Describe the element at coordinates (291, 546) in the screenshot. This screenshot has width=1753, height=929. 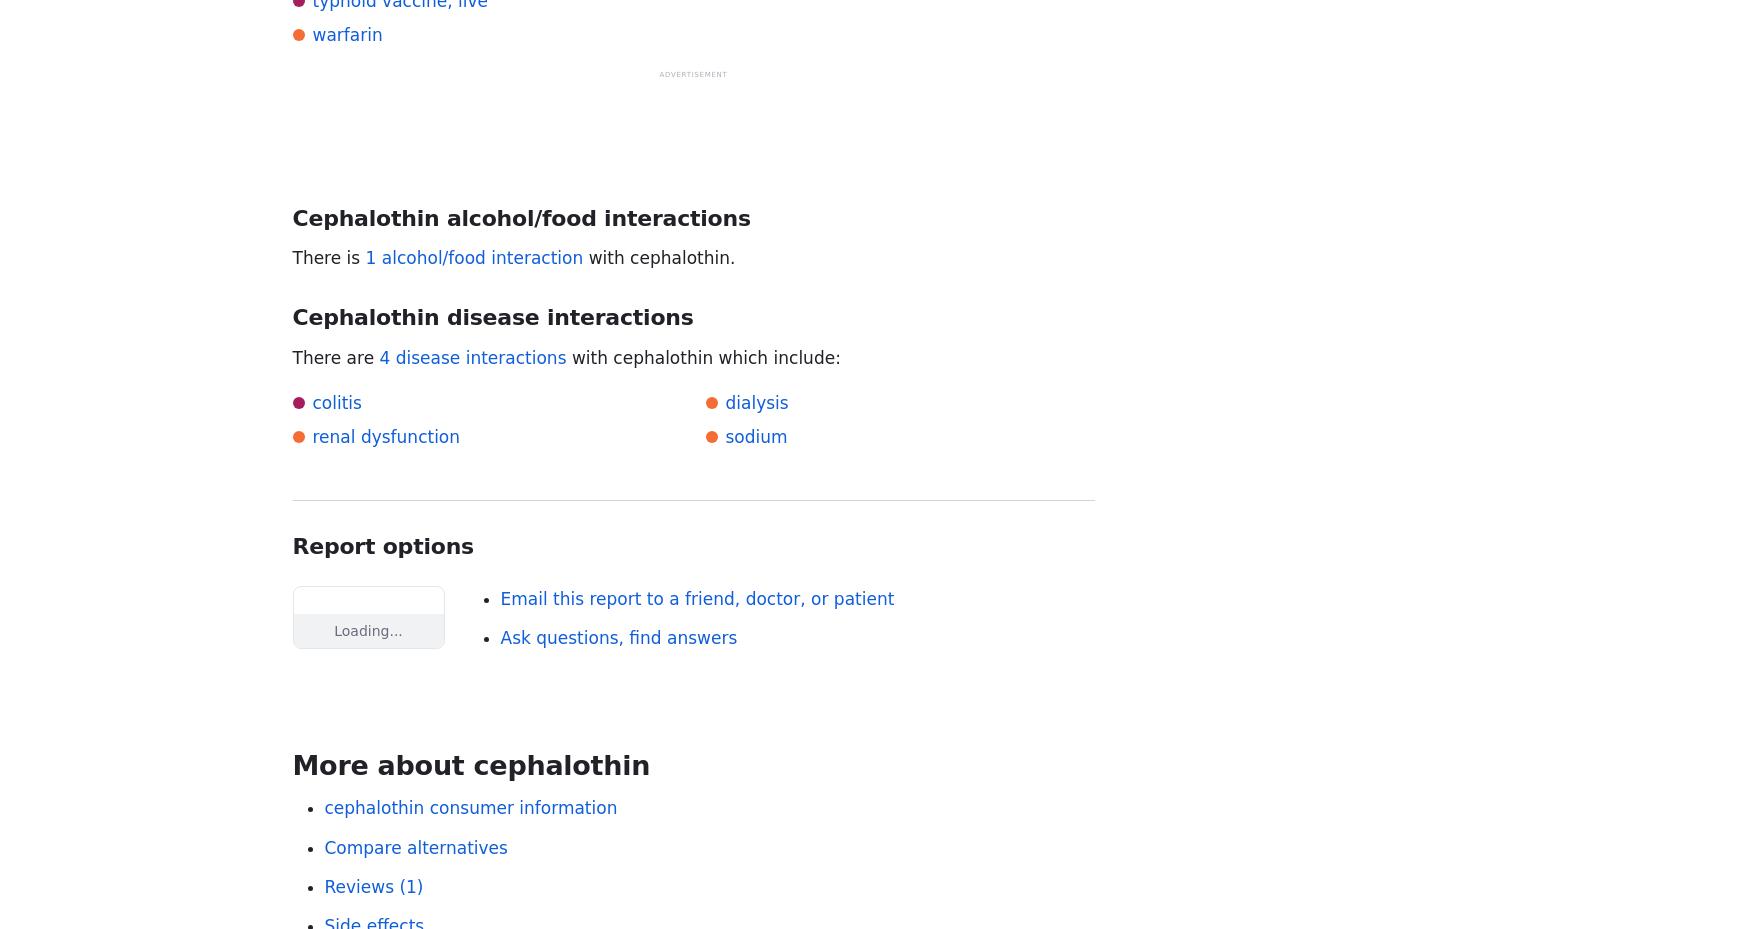
I see `'Report options'` at that location.